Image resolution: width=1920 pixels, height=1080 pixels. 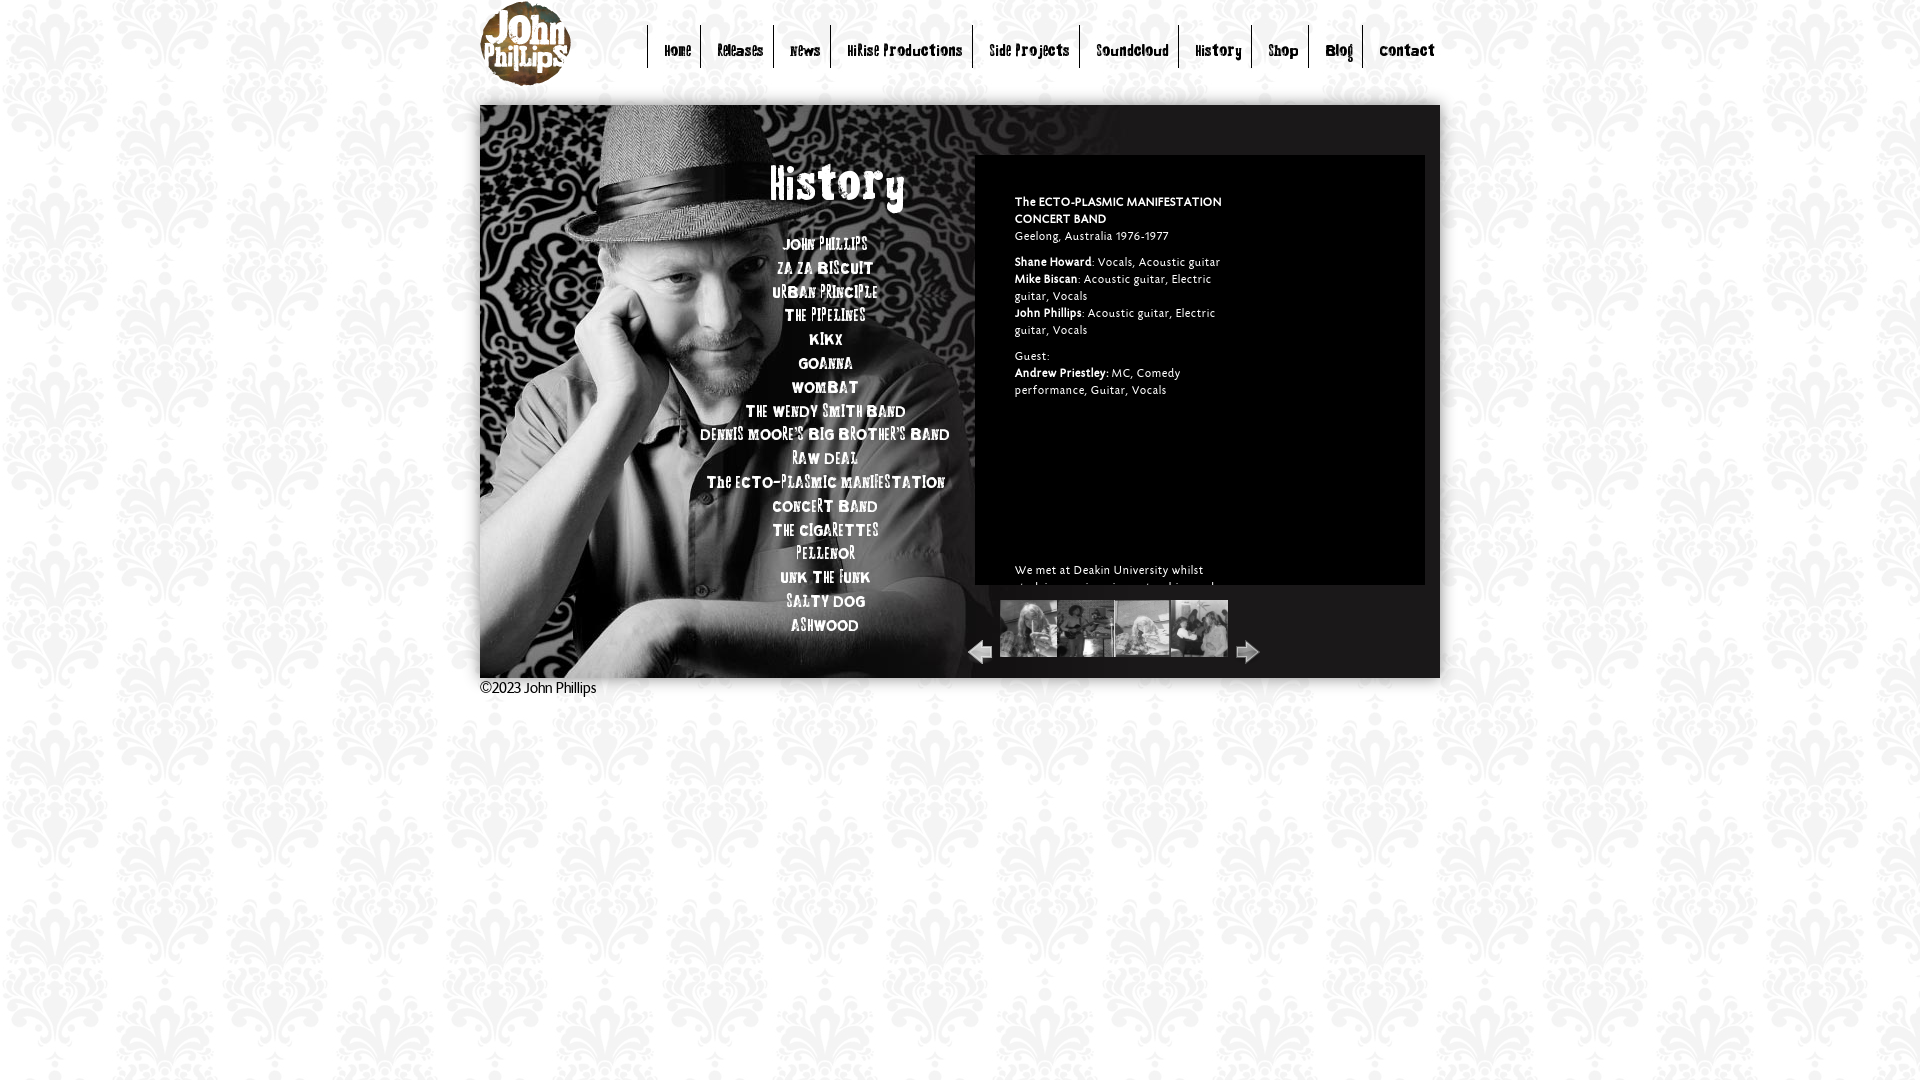 I want to click on 'Soundcloud', so click(x=1094, y=51).